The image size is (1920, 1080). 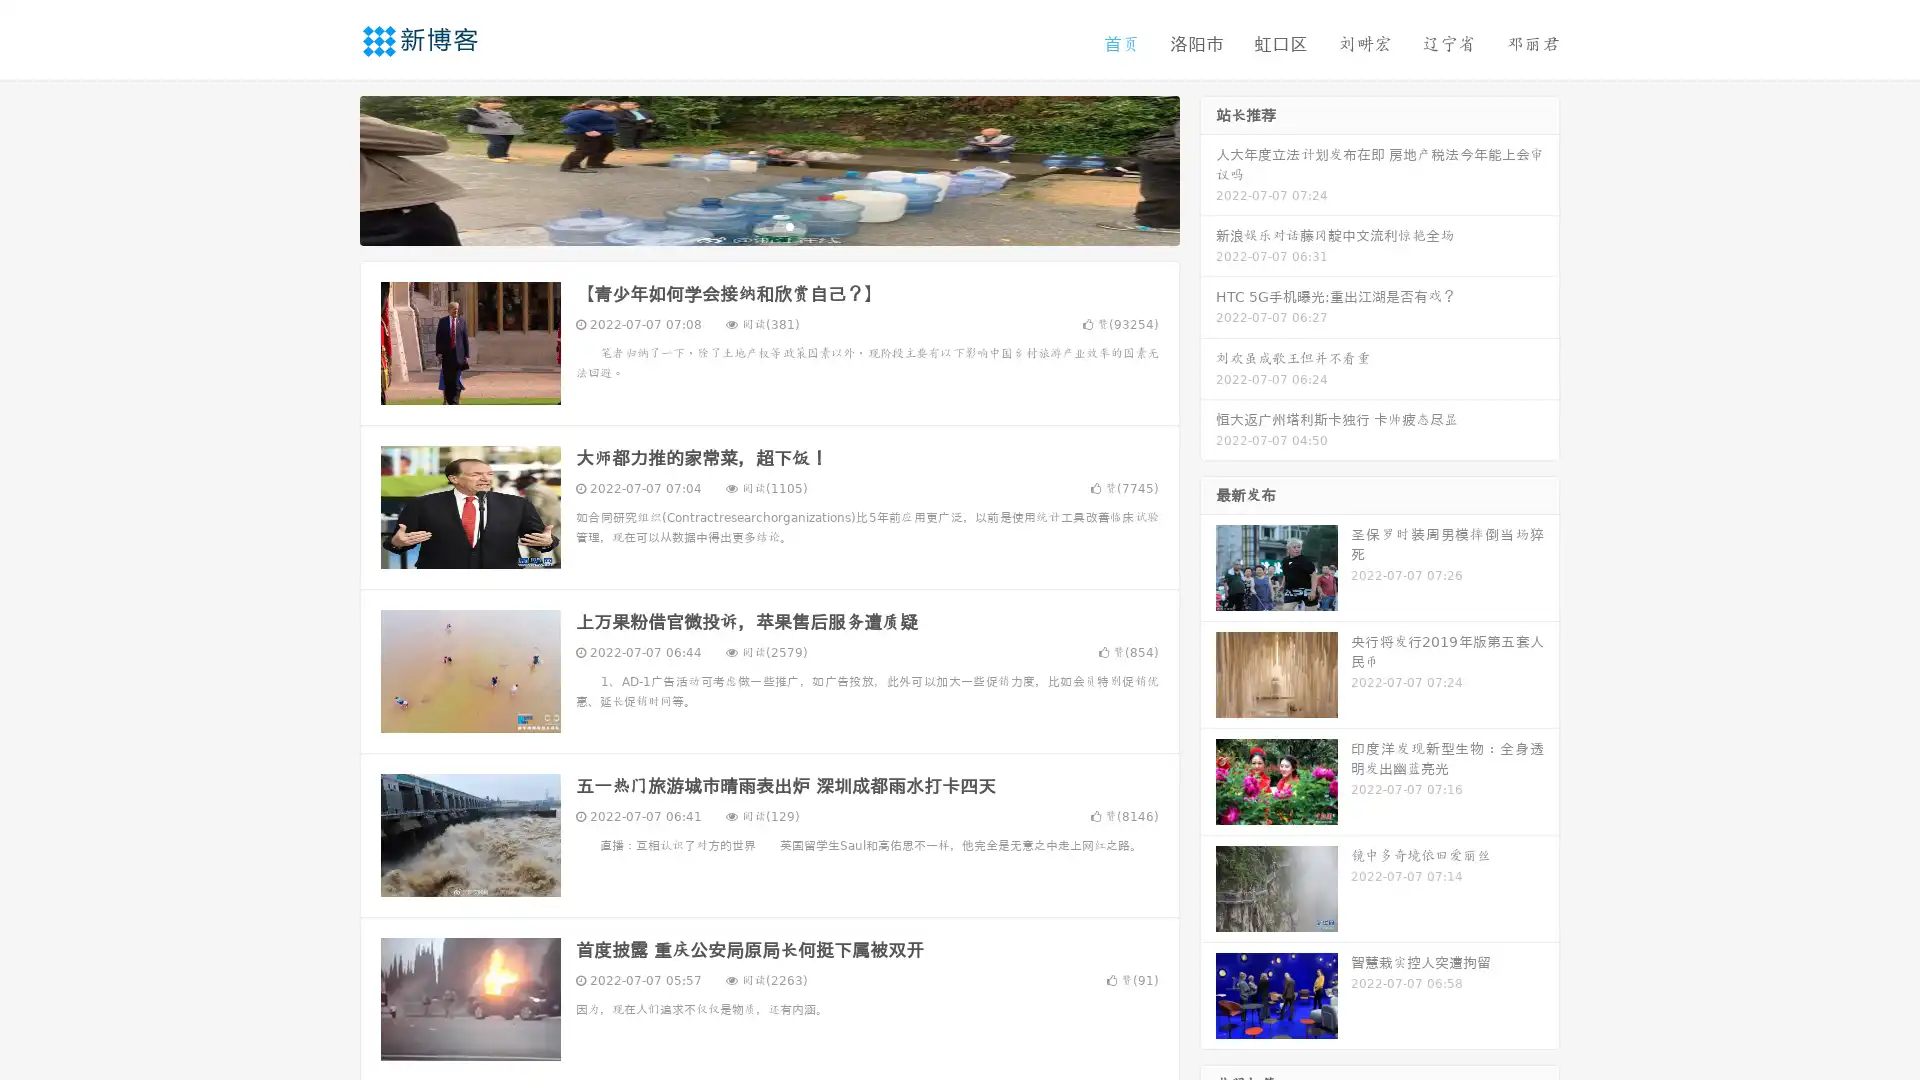 I want to click on Go to slide 2, so click(x=768, y=225).